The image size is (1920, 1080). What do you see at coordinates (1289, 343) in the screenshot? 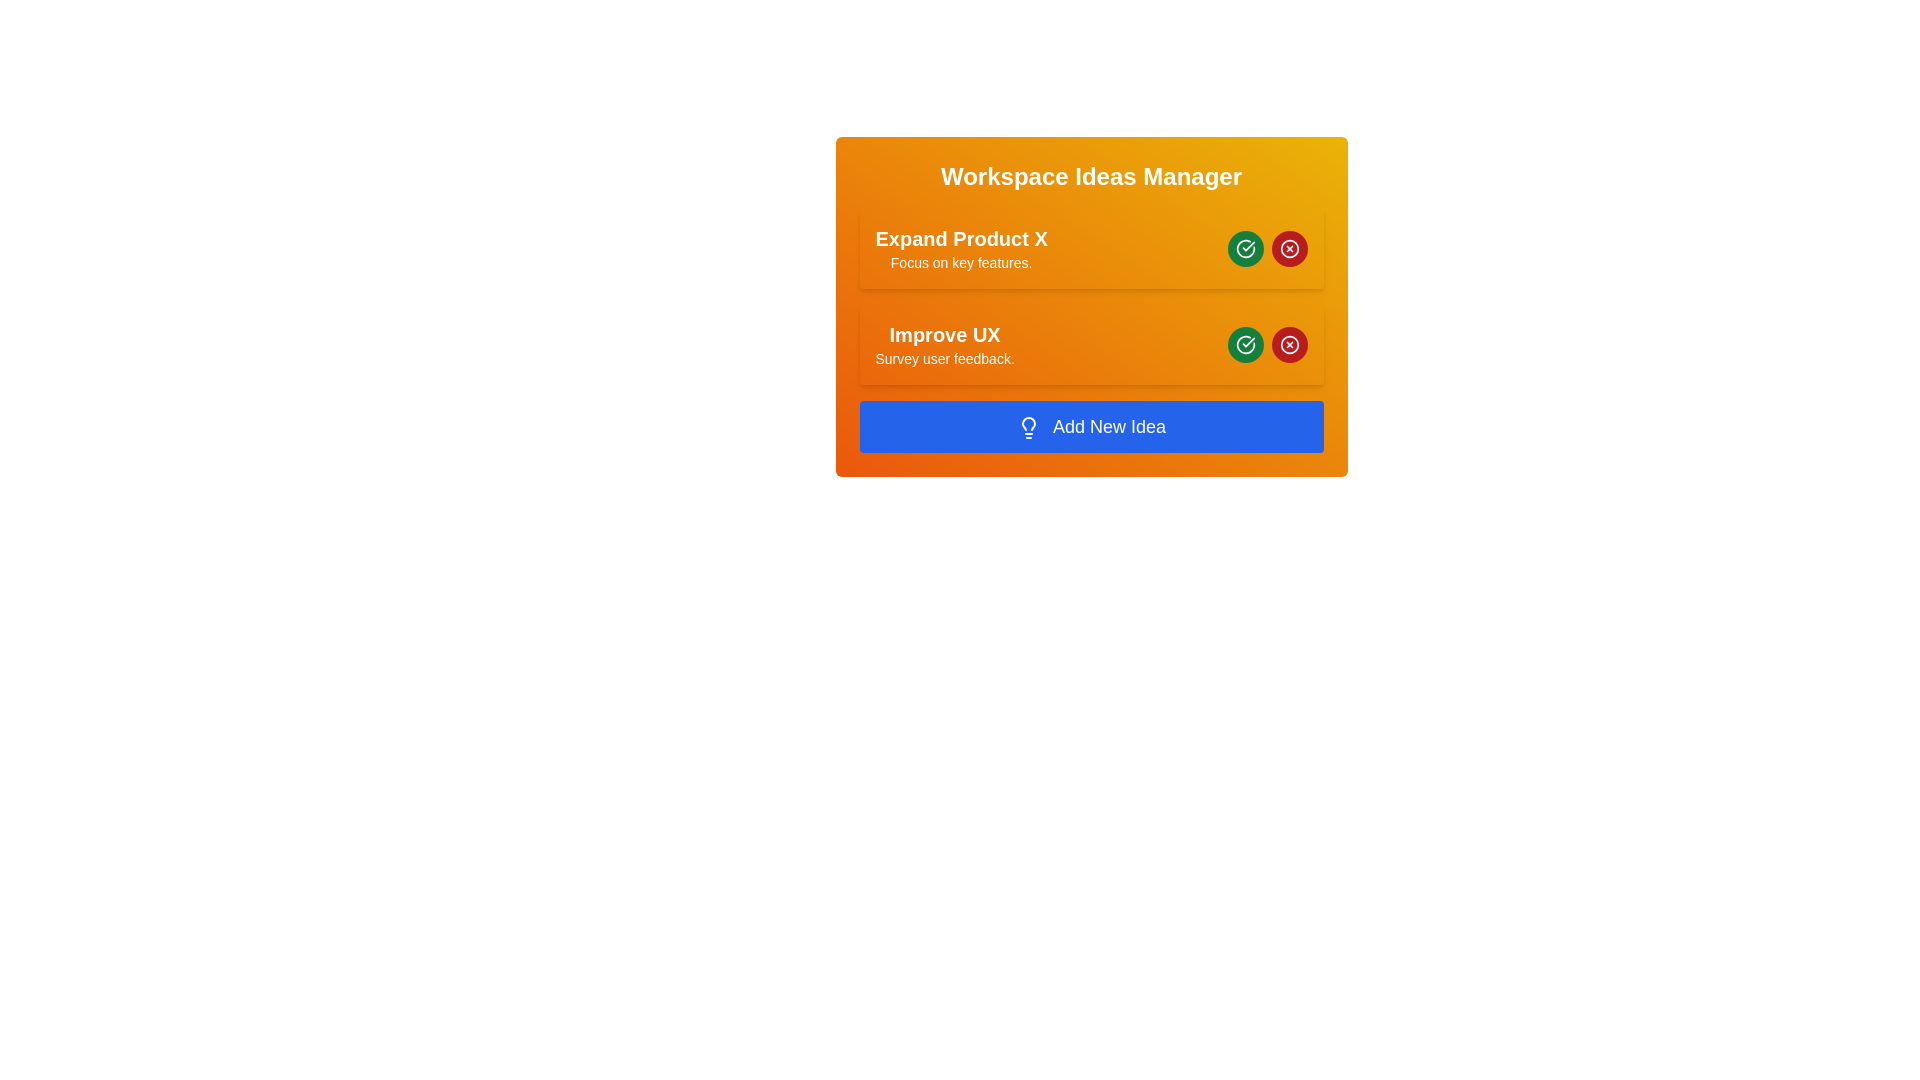
I see `the red circular button with a white border and a cross icon, located in the action bar of the 'Improve UX' module` at bounding box center [1289, 343].